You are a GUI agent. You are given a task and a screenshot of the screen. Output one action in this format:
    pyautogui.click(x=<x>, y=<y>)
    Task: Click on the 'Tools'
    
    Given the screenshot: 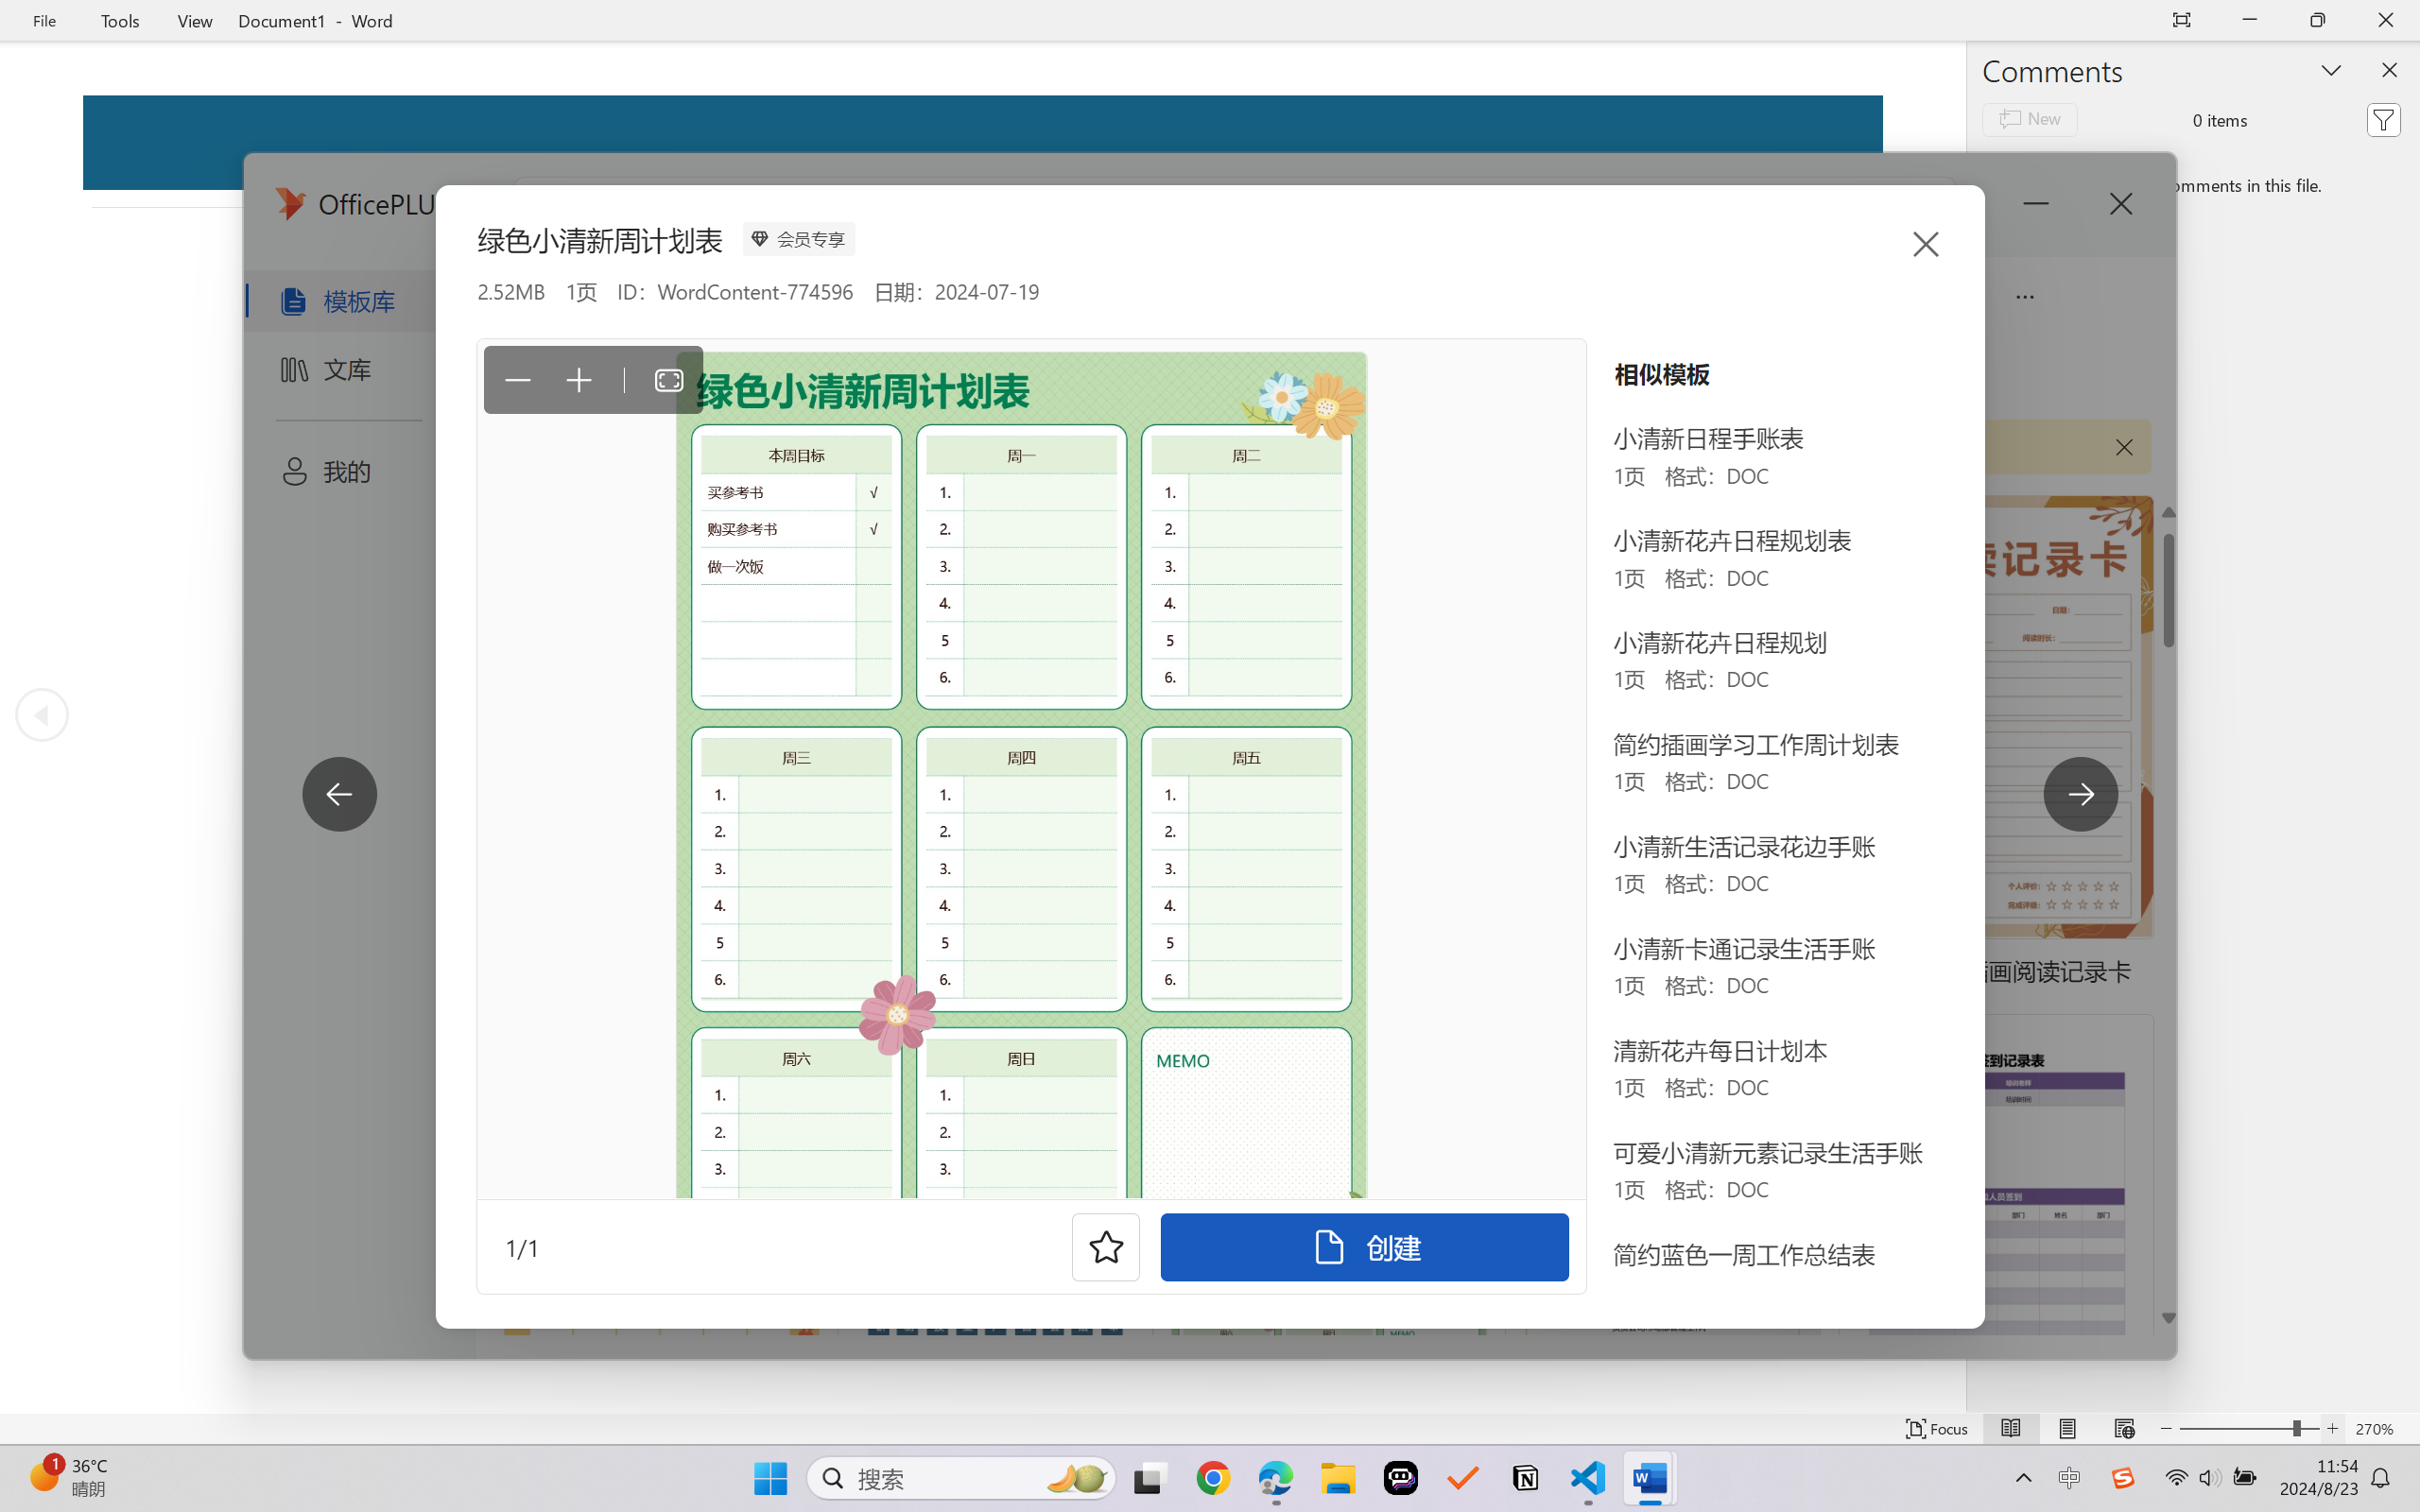 What is the action you would take?
    pyautogui.click(x=121, y=20)
    